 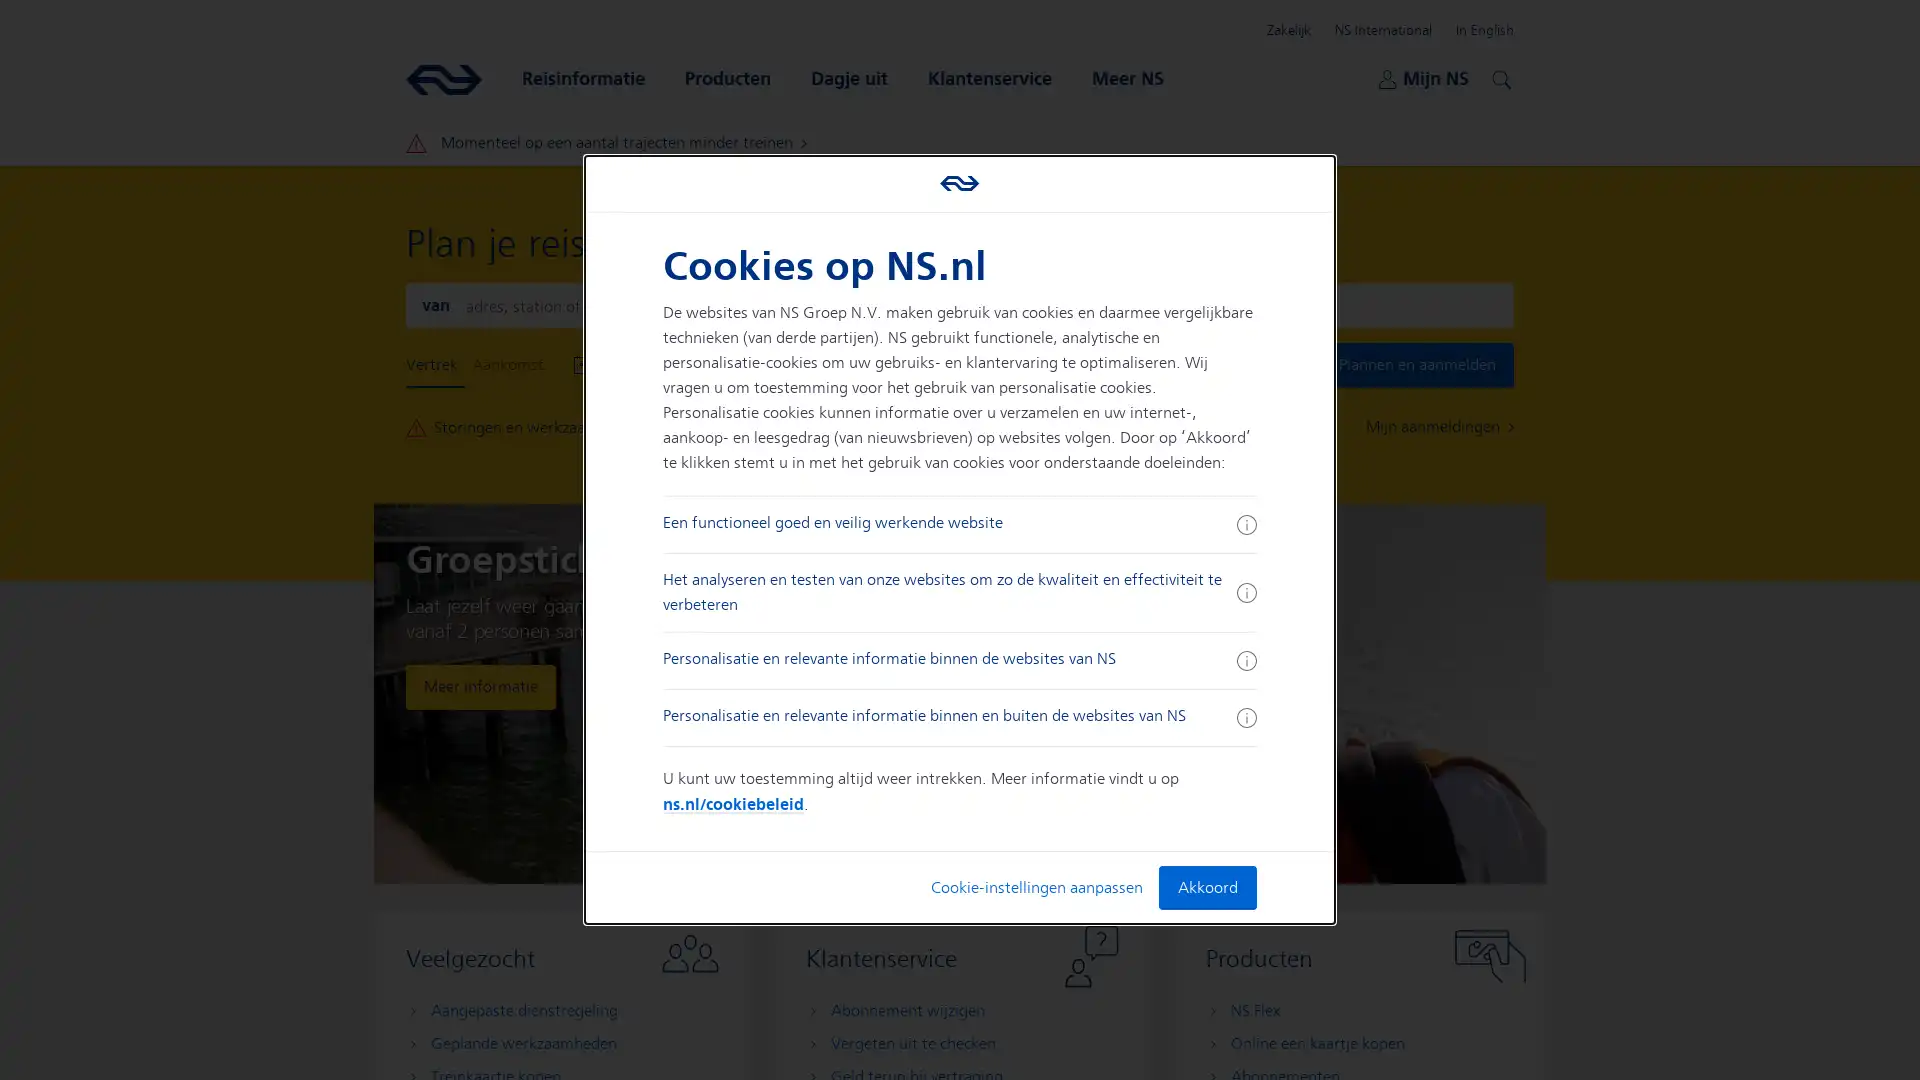 What do you see at coordinates (727, 77) in the screenshot?
I see `Producten Open submenu` at bounding box center [727, 77].